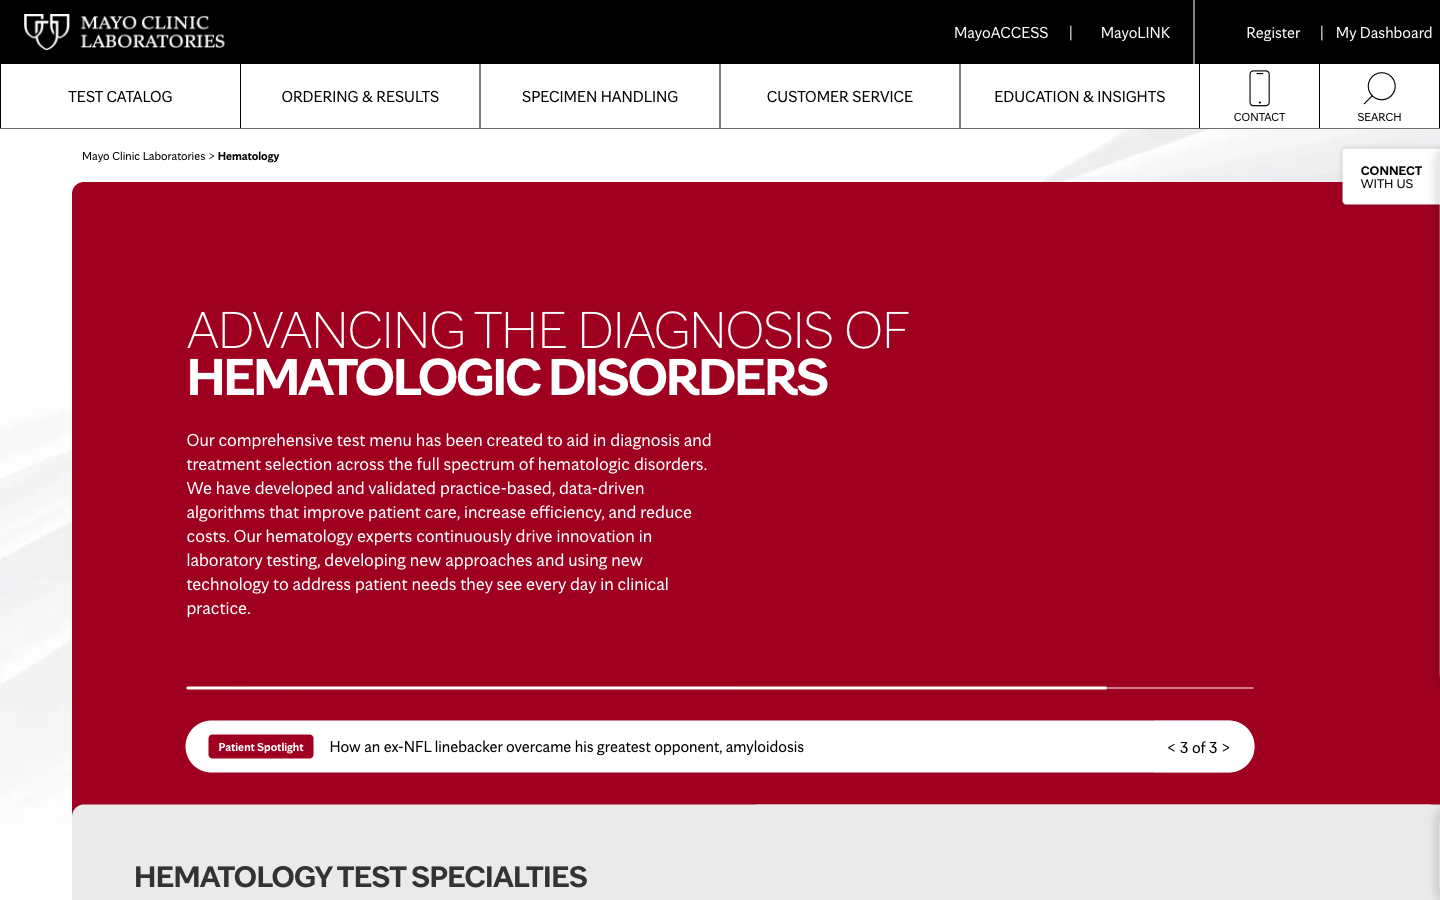  Describe the element at coordinates (1134, 31) in the screenshot. I see `MayoLink site` at that location.